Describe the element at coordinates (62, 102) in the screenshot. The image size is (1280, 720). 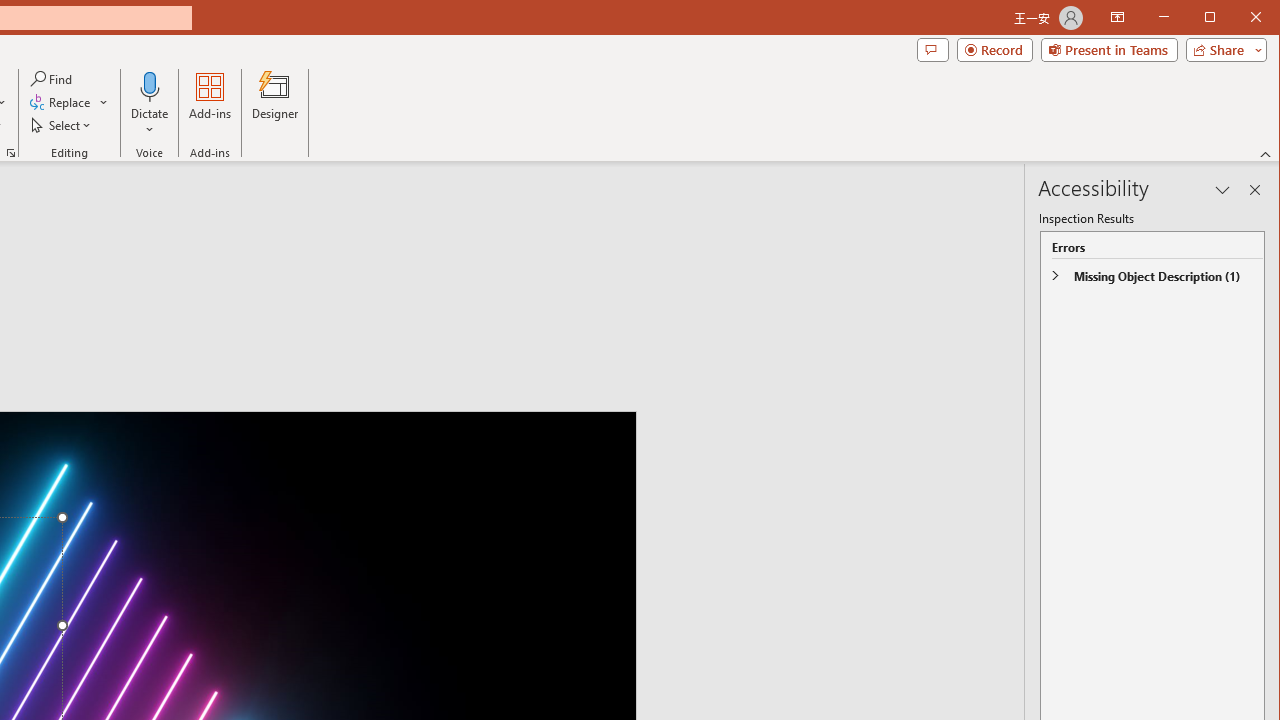
I see `'Replace...'` at that location.